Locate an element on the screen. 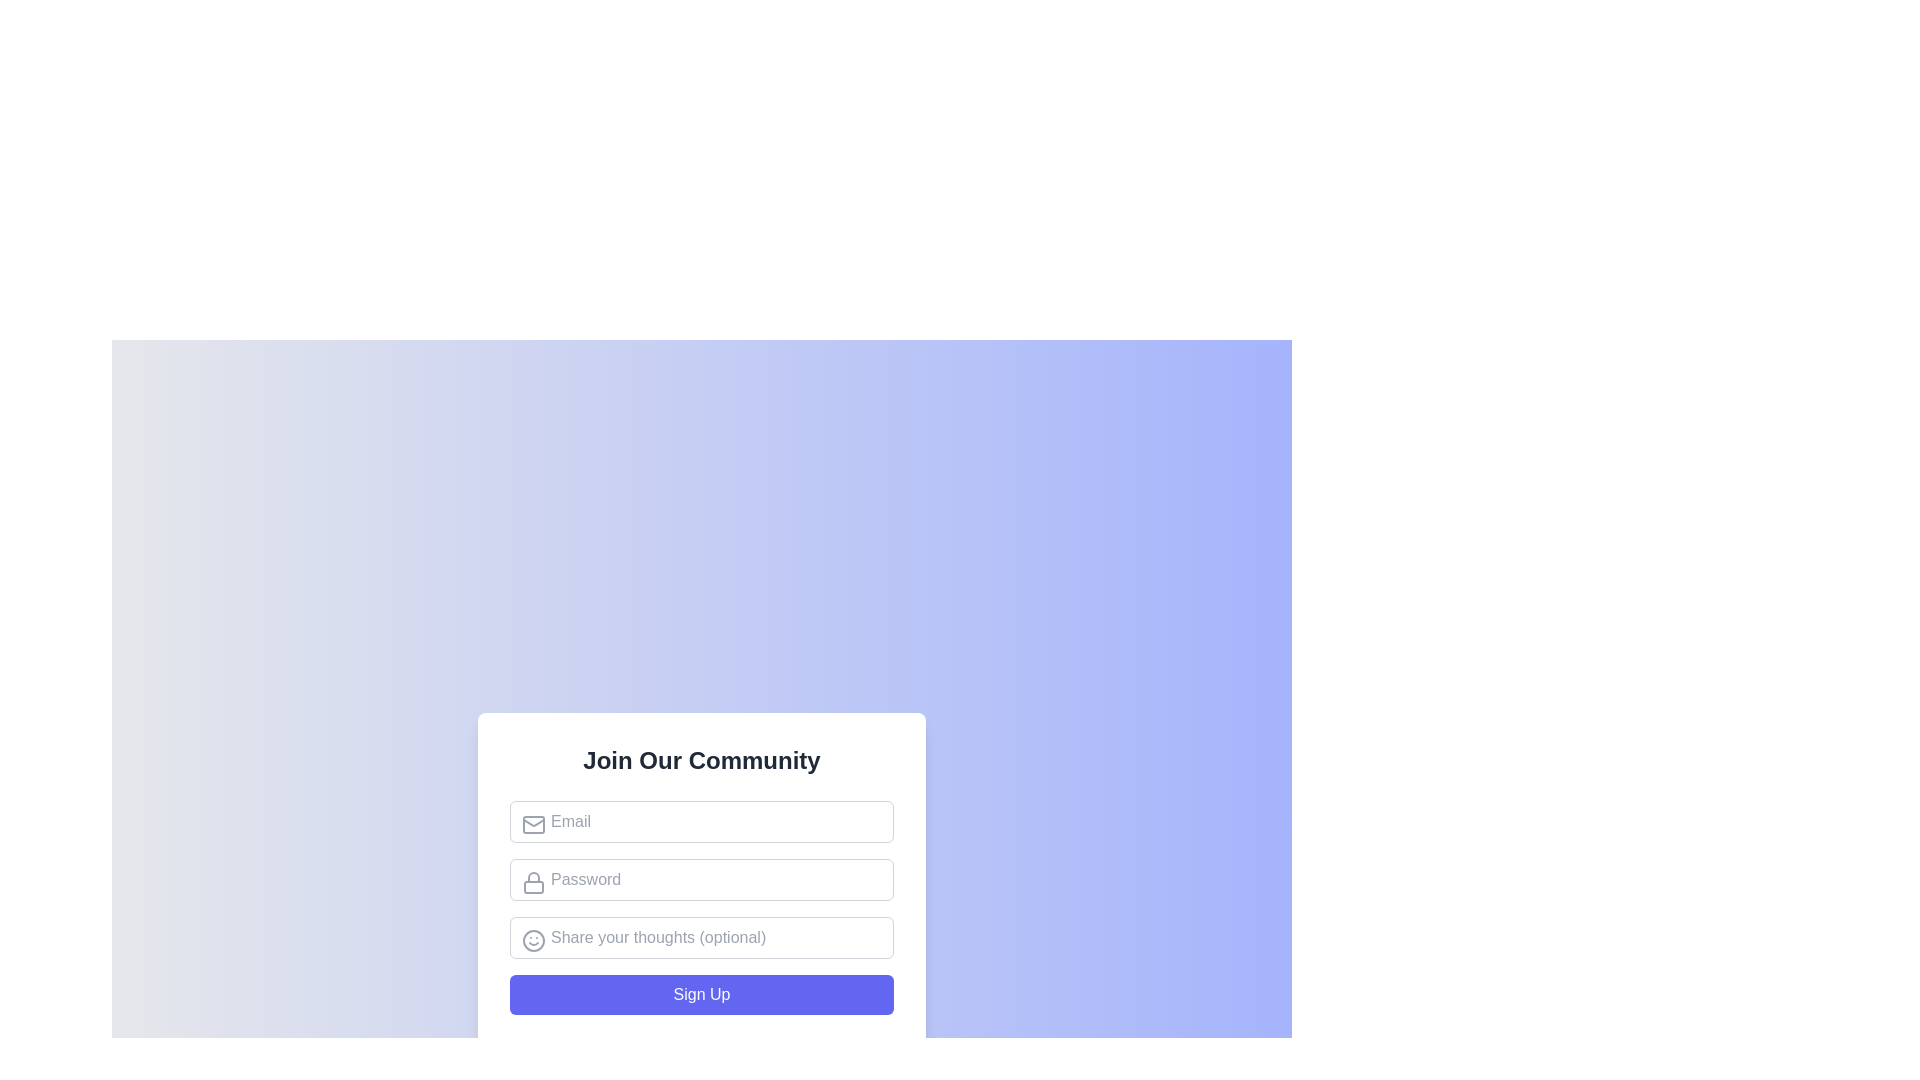 This screenshot has width=1920, height=1080. the Decorative lock icon located at the top left inside the 'Password' input field, which is styled with a gray color and modern lines is located at coordinates (533, 882).